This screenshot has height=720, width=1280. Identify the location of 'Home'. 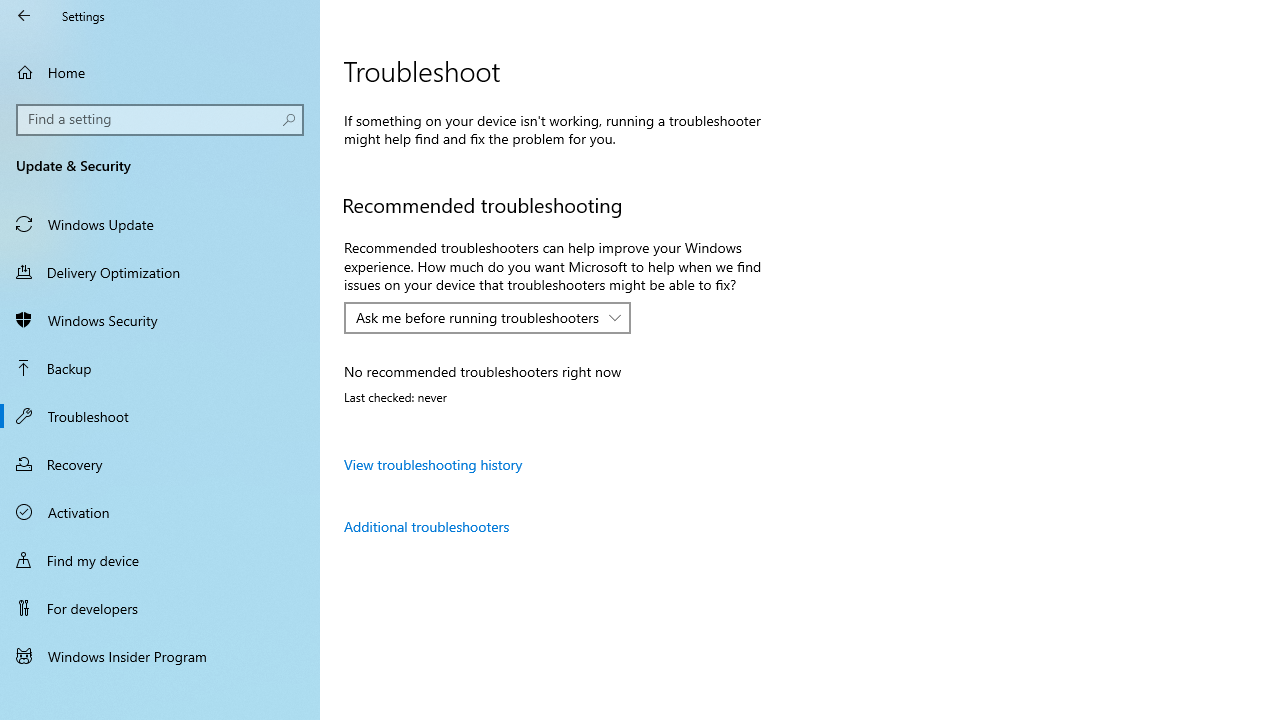
(160, 71).